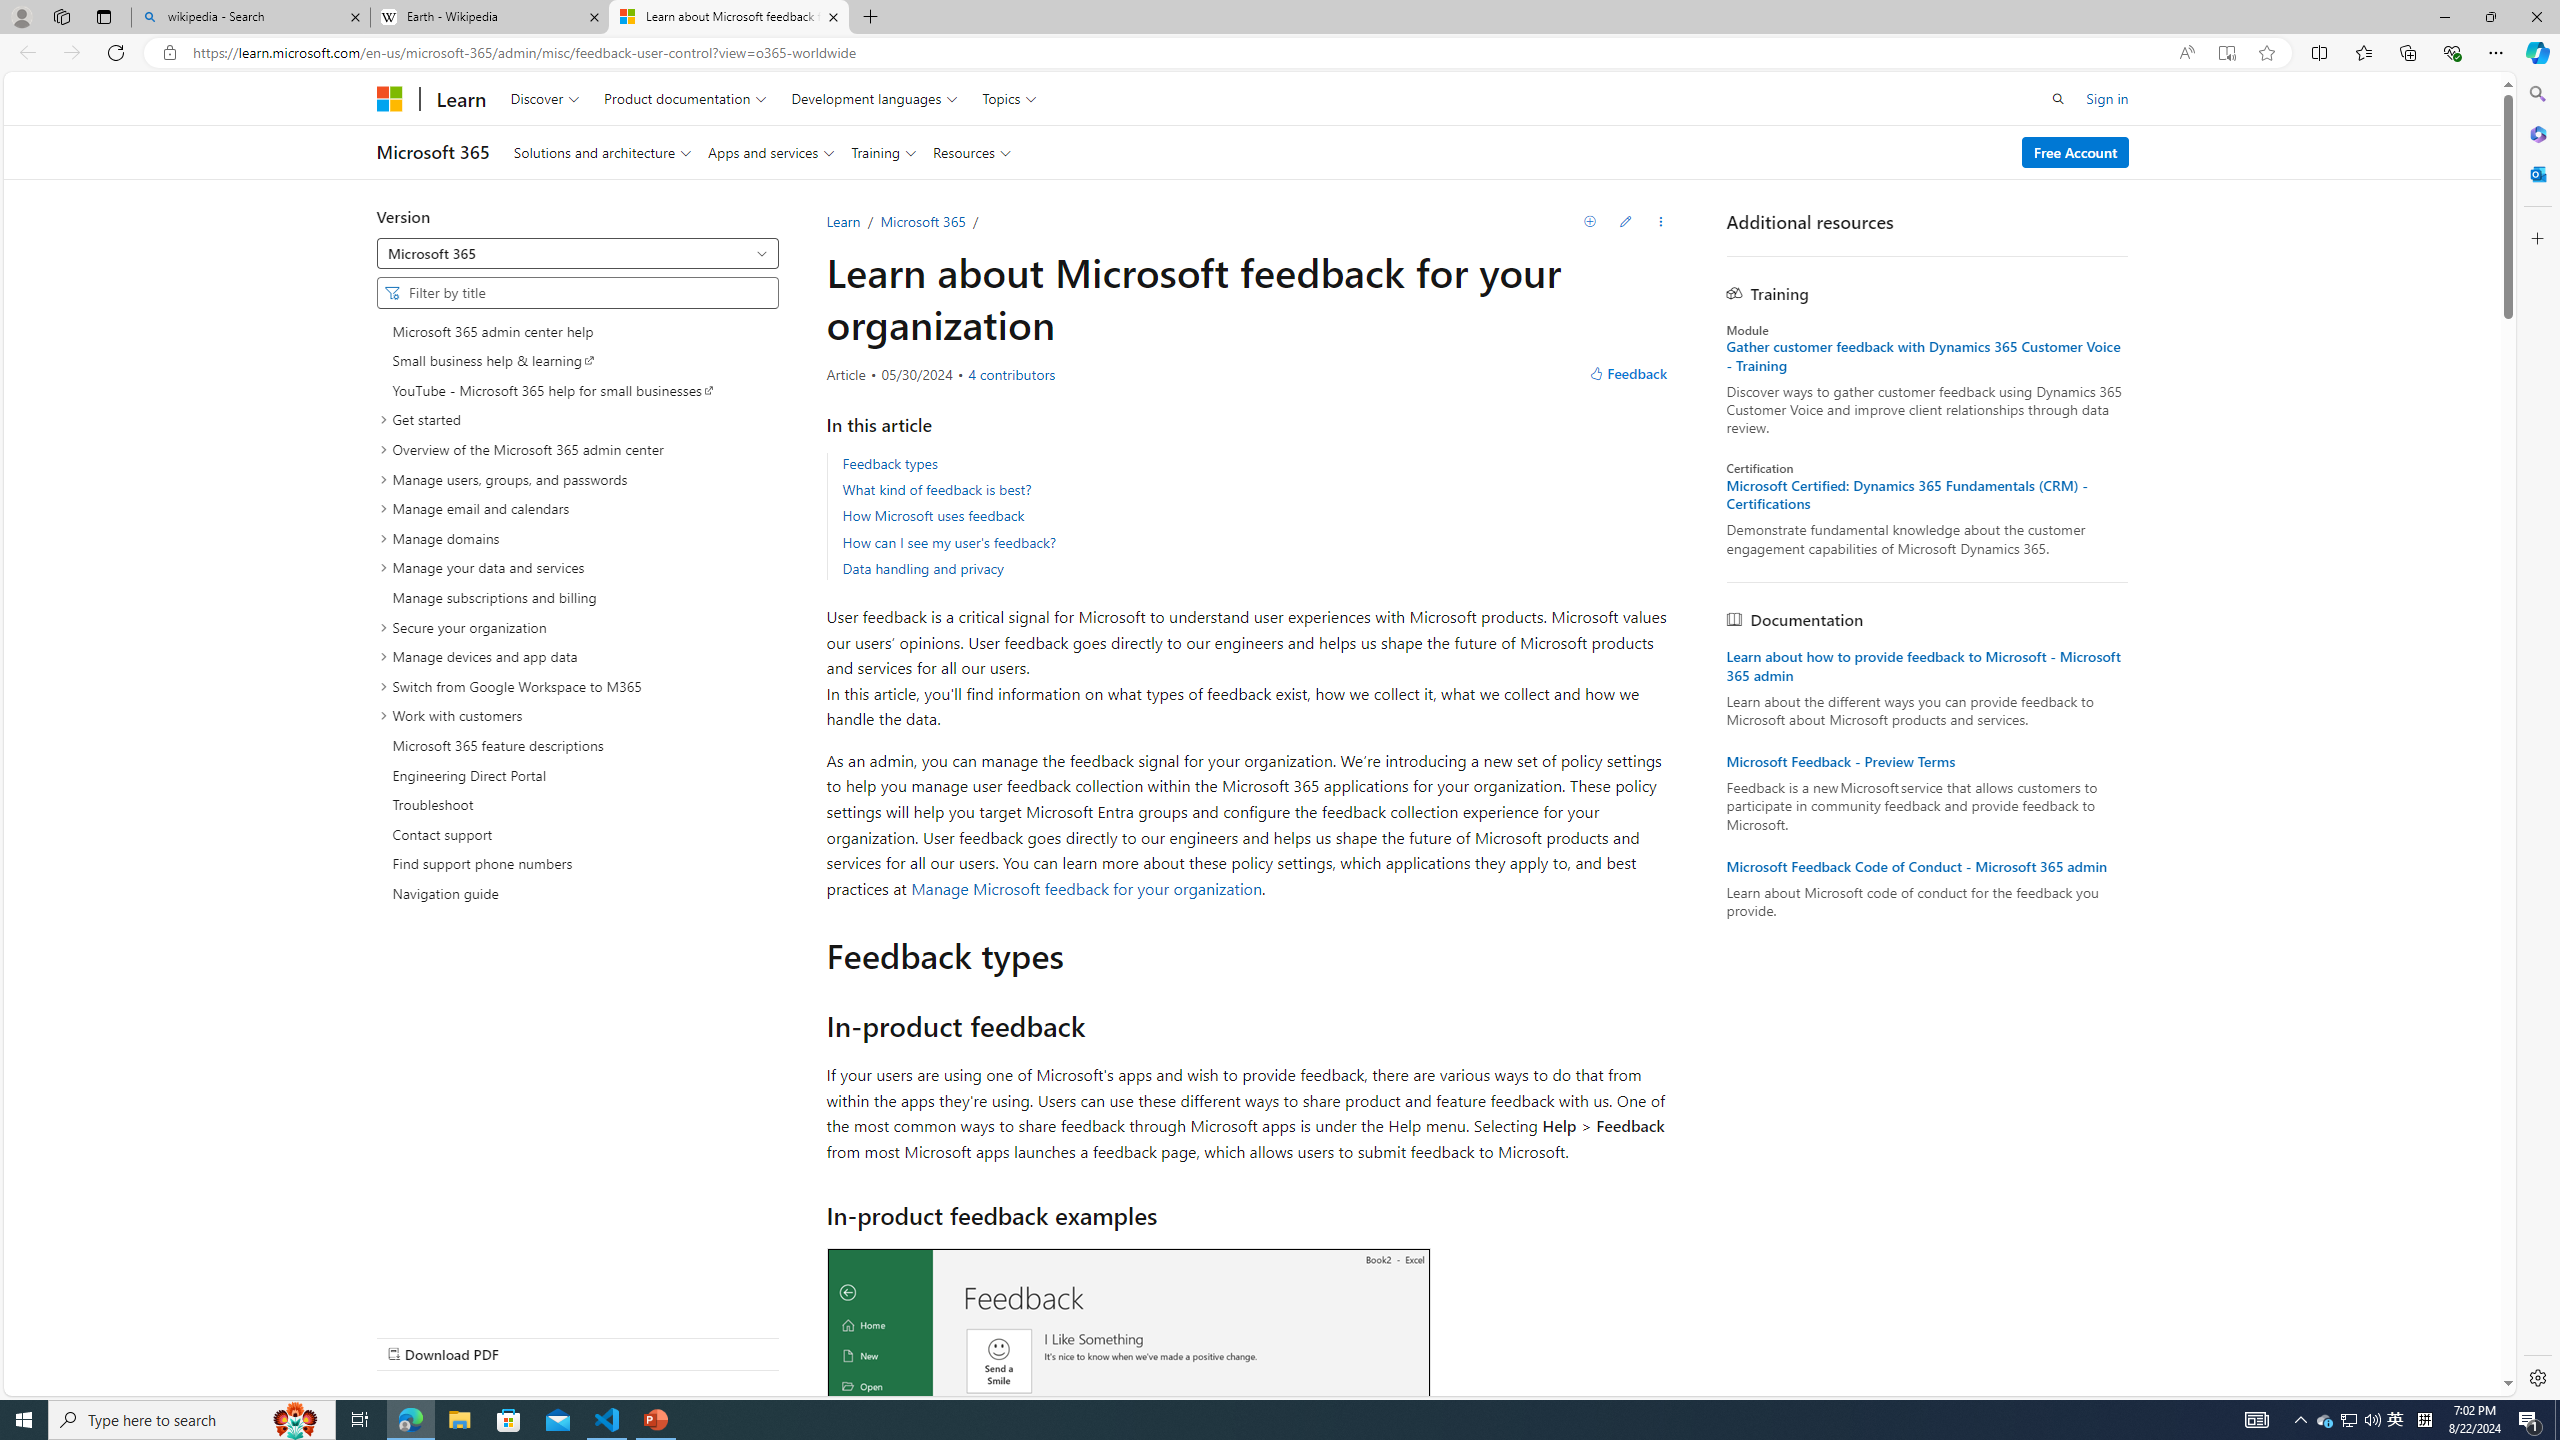 The image size is (2560, 1440). What do you see at coordinates (2185, 53) in the screenshot?
I see `'Read aloud this page (Ctrl+Shift+U)'` at bounding box center [2185, 53].